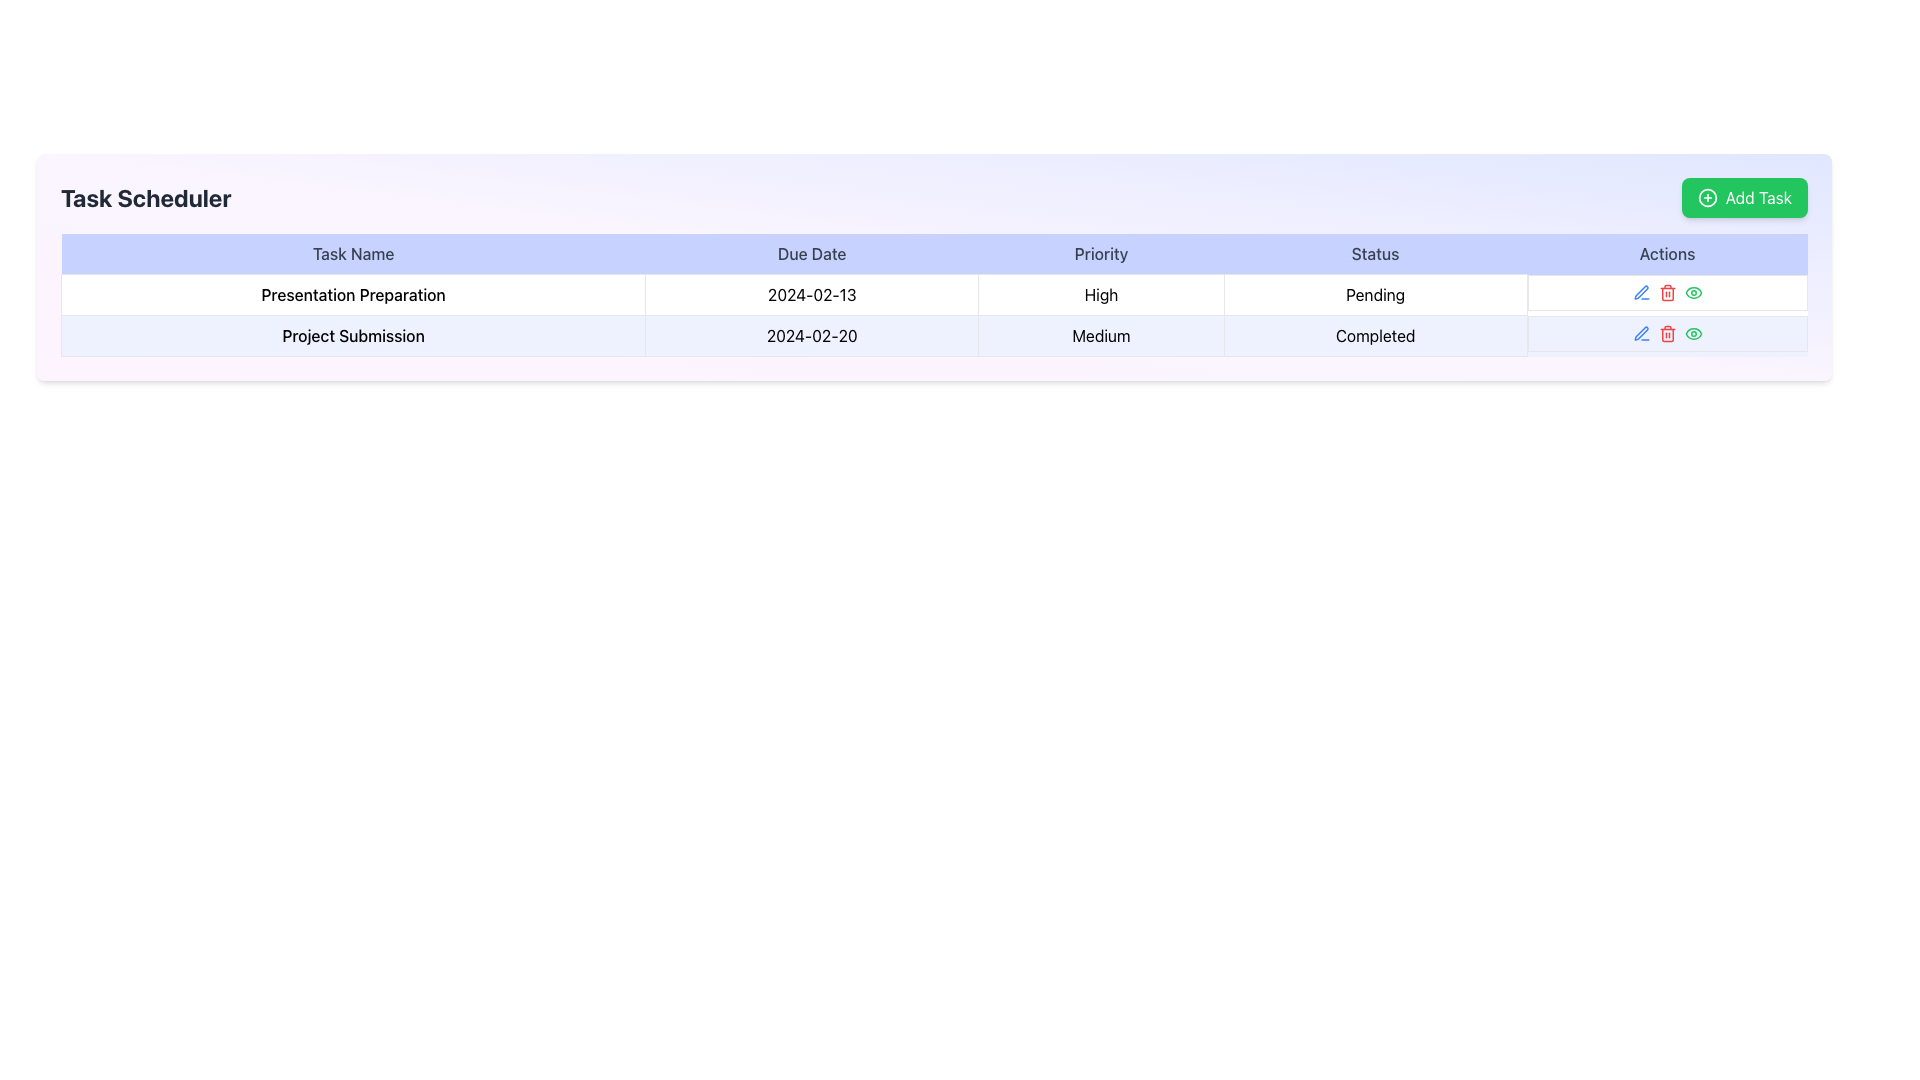  What do you see at coordinates (812, 253) in the screenshot?
I see `the text label that displays 'Due Date', which is centrally positioned in the second column of the header row in a table, following 'Task Name' and preceding 'Priority'` at bounding box center [812, 253].